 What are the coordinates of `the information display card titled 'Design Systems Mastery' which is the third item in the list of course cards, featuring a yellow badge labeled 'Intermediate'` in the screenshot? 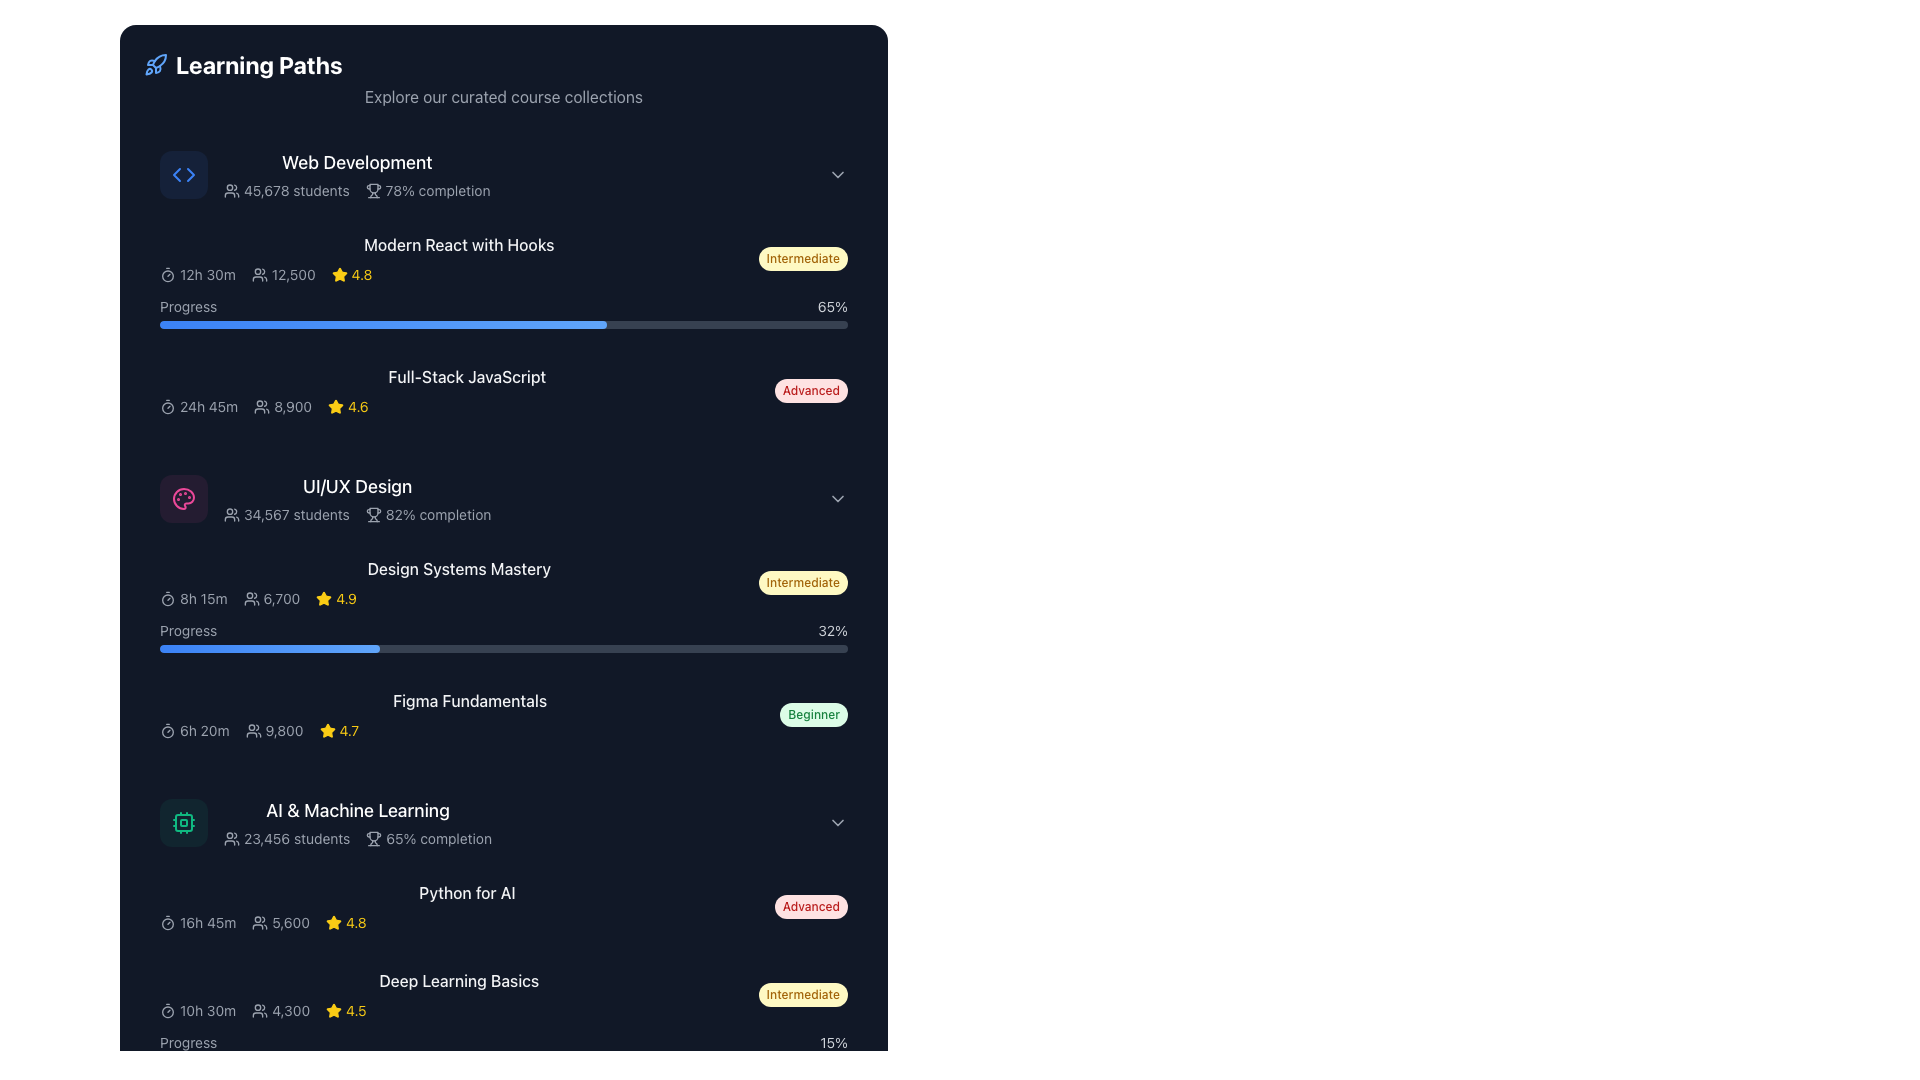 It's located at (504, 582).